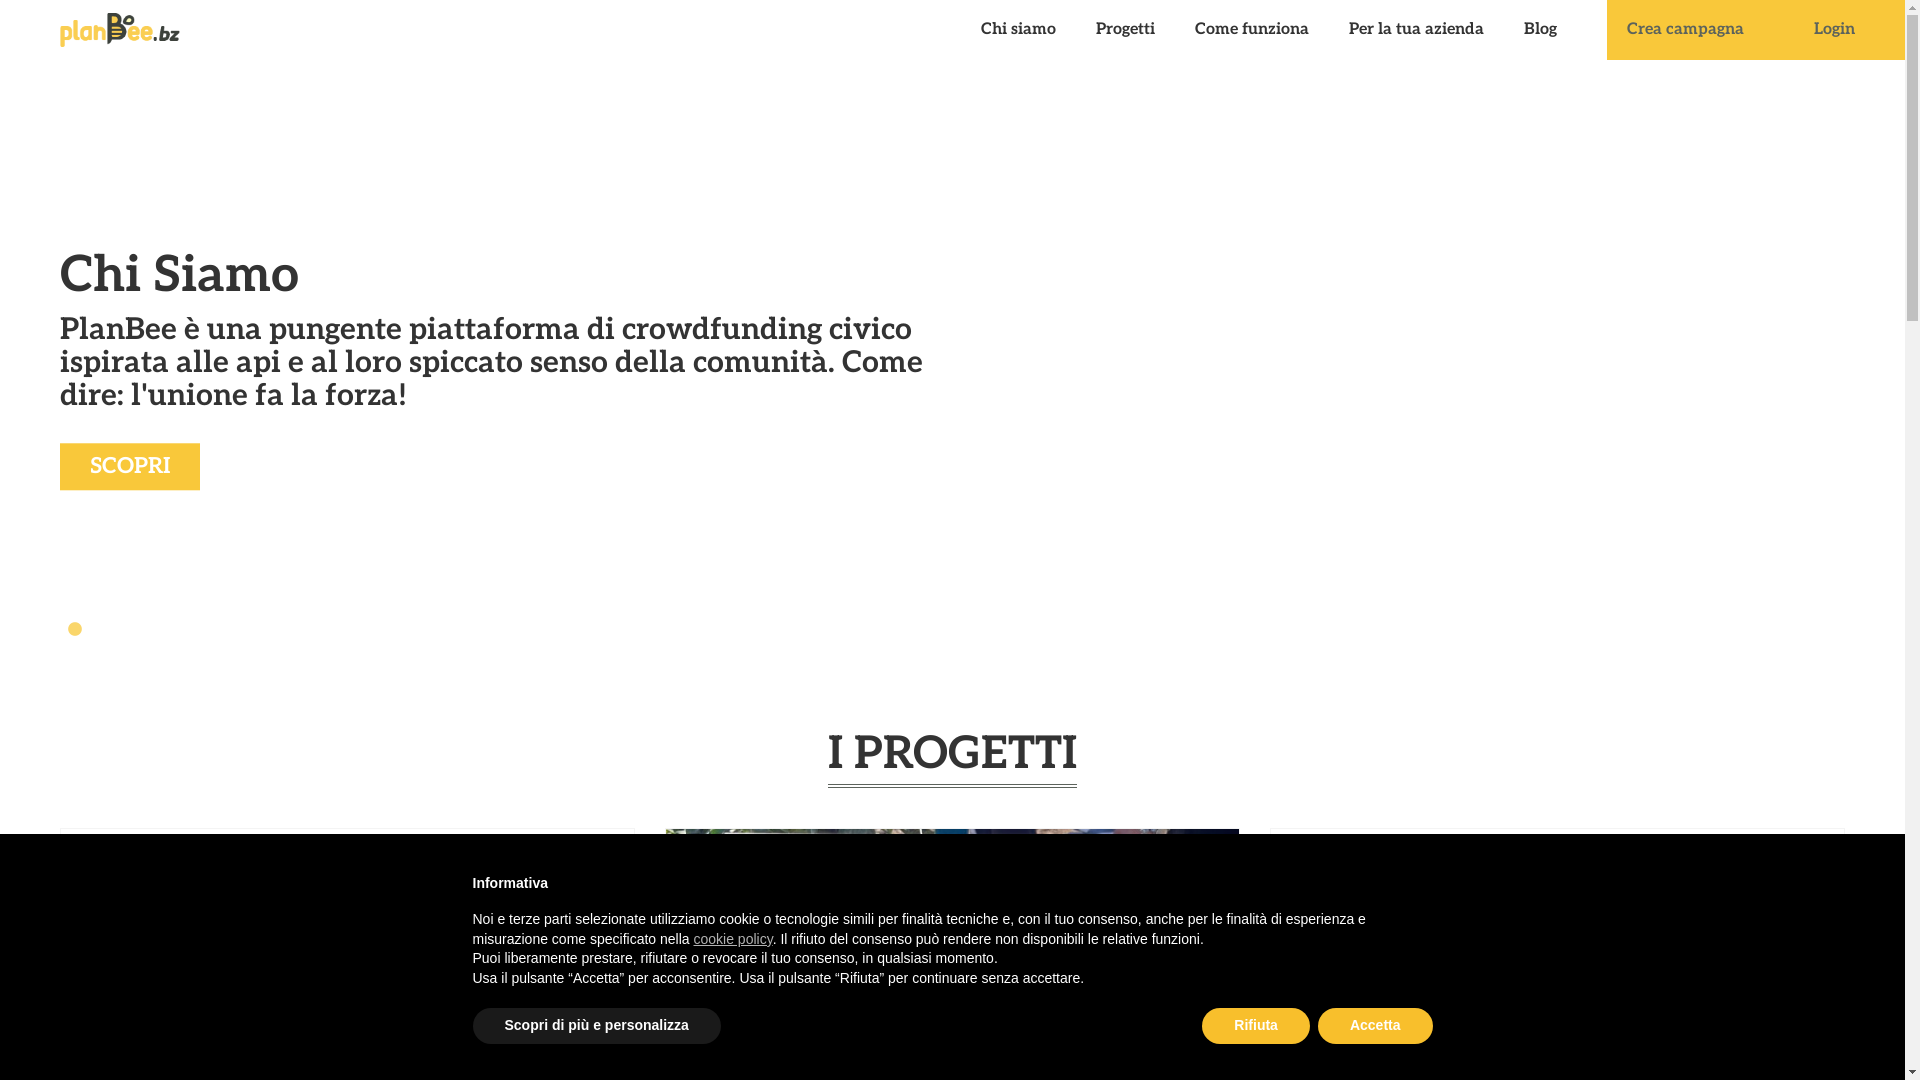 The image size is (1920, 1080). I want to click on 'cookie policy', so click(732, 938).